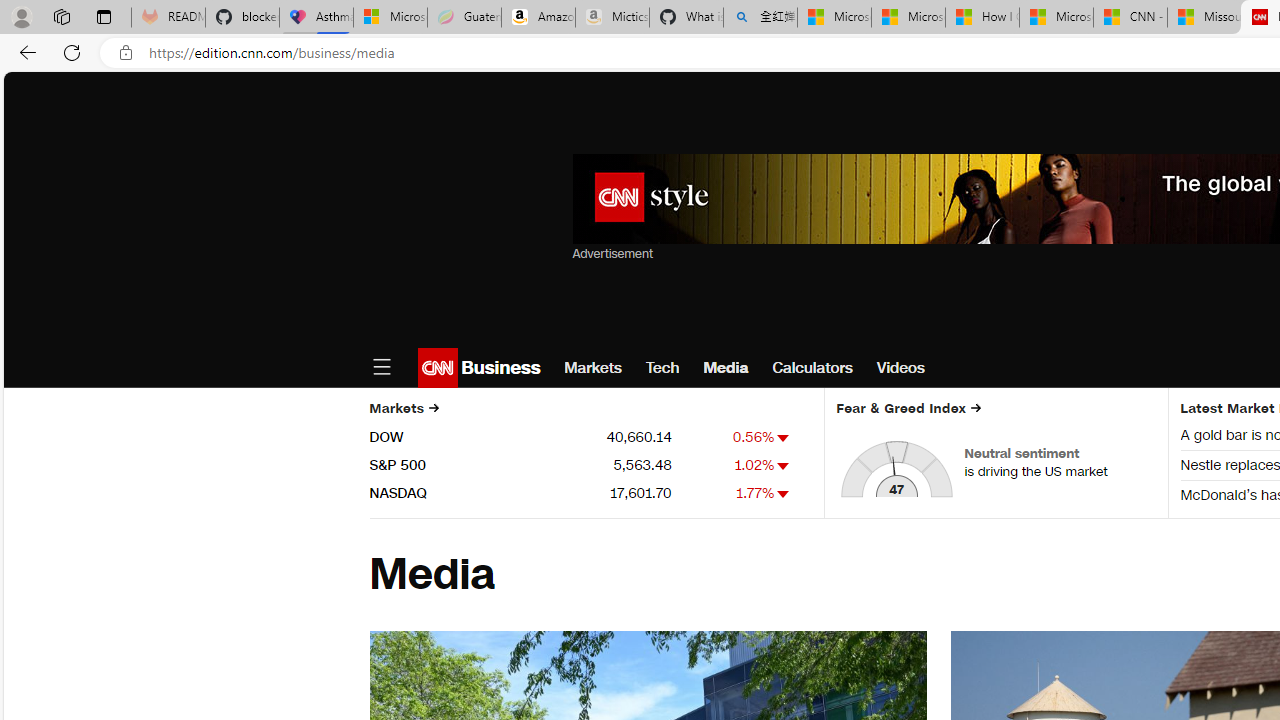 This screenshot has width=1280, height=720. What do you see at coordinates (499, 367) in the screenshot?
I see `'Business'` at bounding box center [499, 367].